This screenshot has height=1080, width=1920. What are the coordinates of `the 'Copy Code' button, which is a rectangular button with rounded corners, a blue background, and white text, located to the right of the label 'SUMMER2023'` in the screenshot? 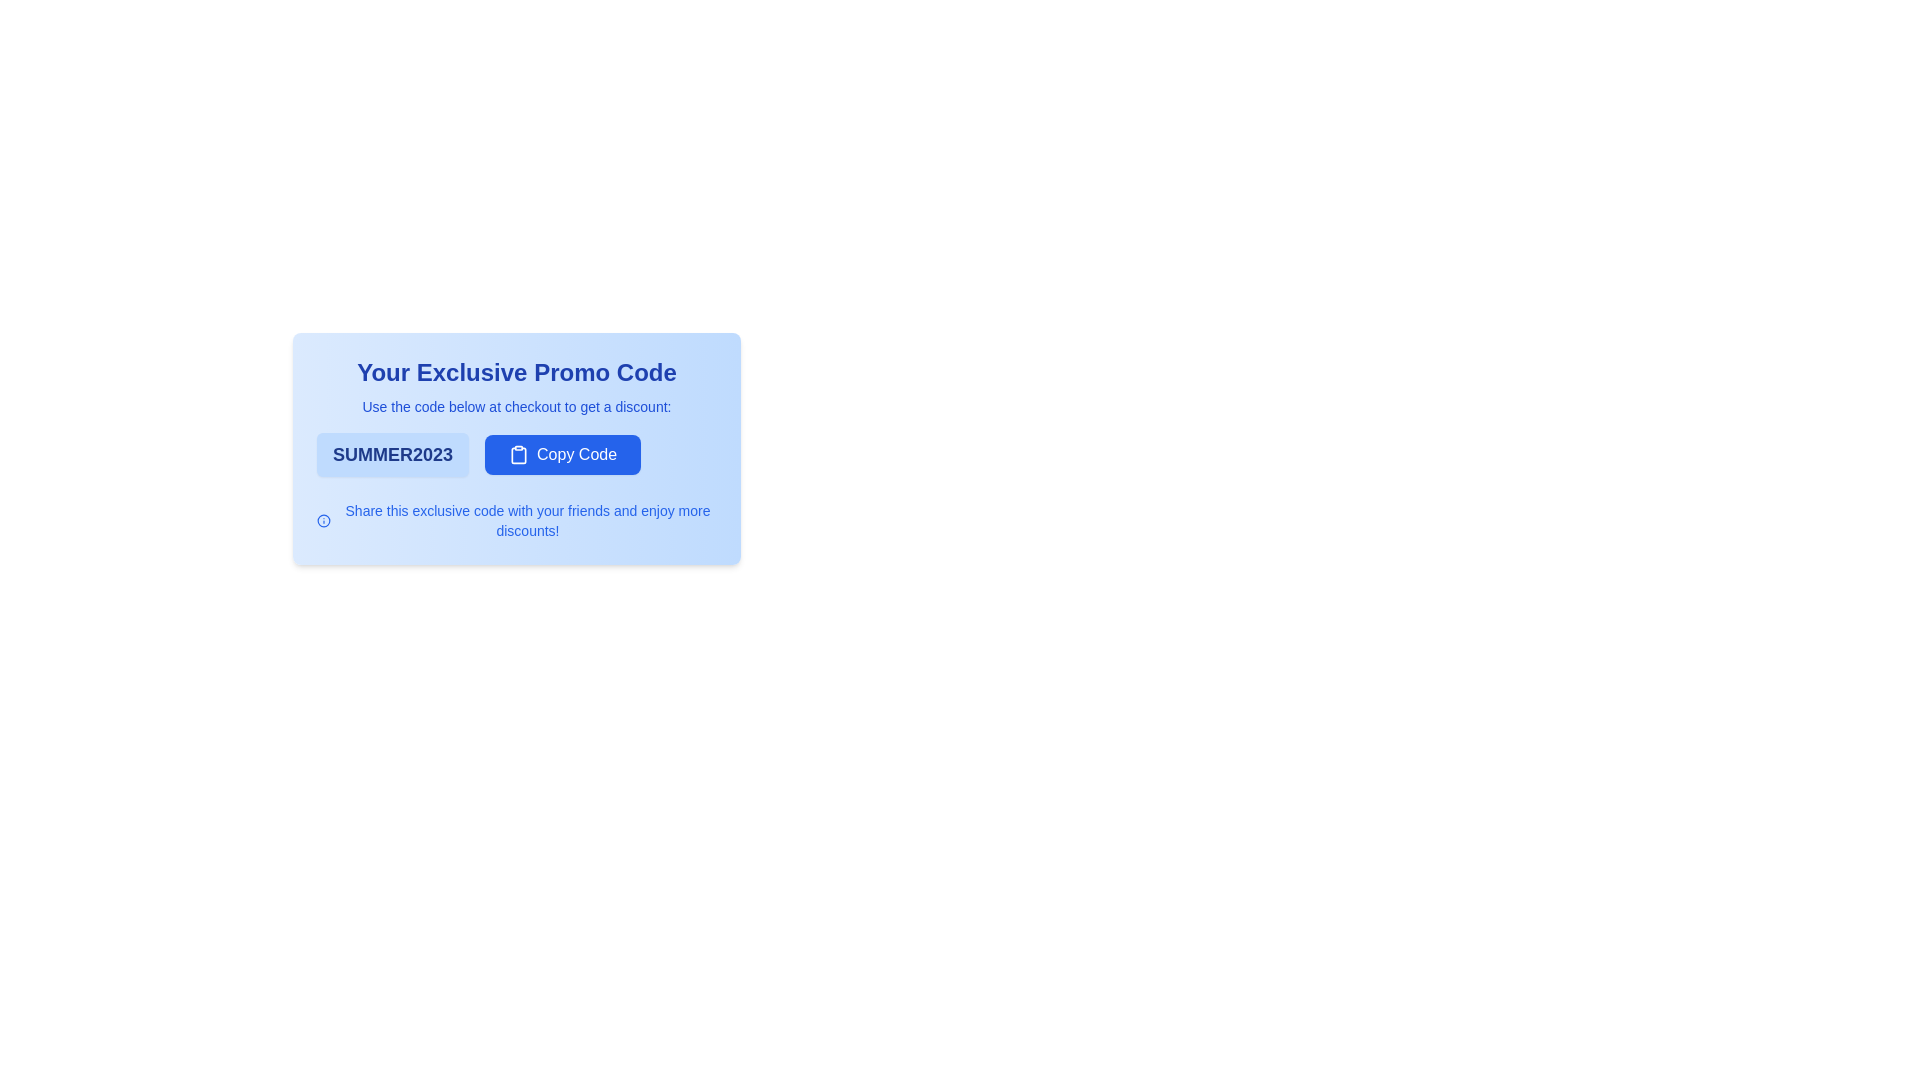 It's located at (562, 455).